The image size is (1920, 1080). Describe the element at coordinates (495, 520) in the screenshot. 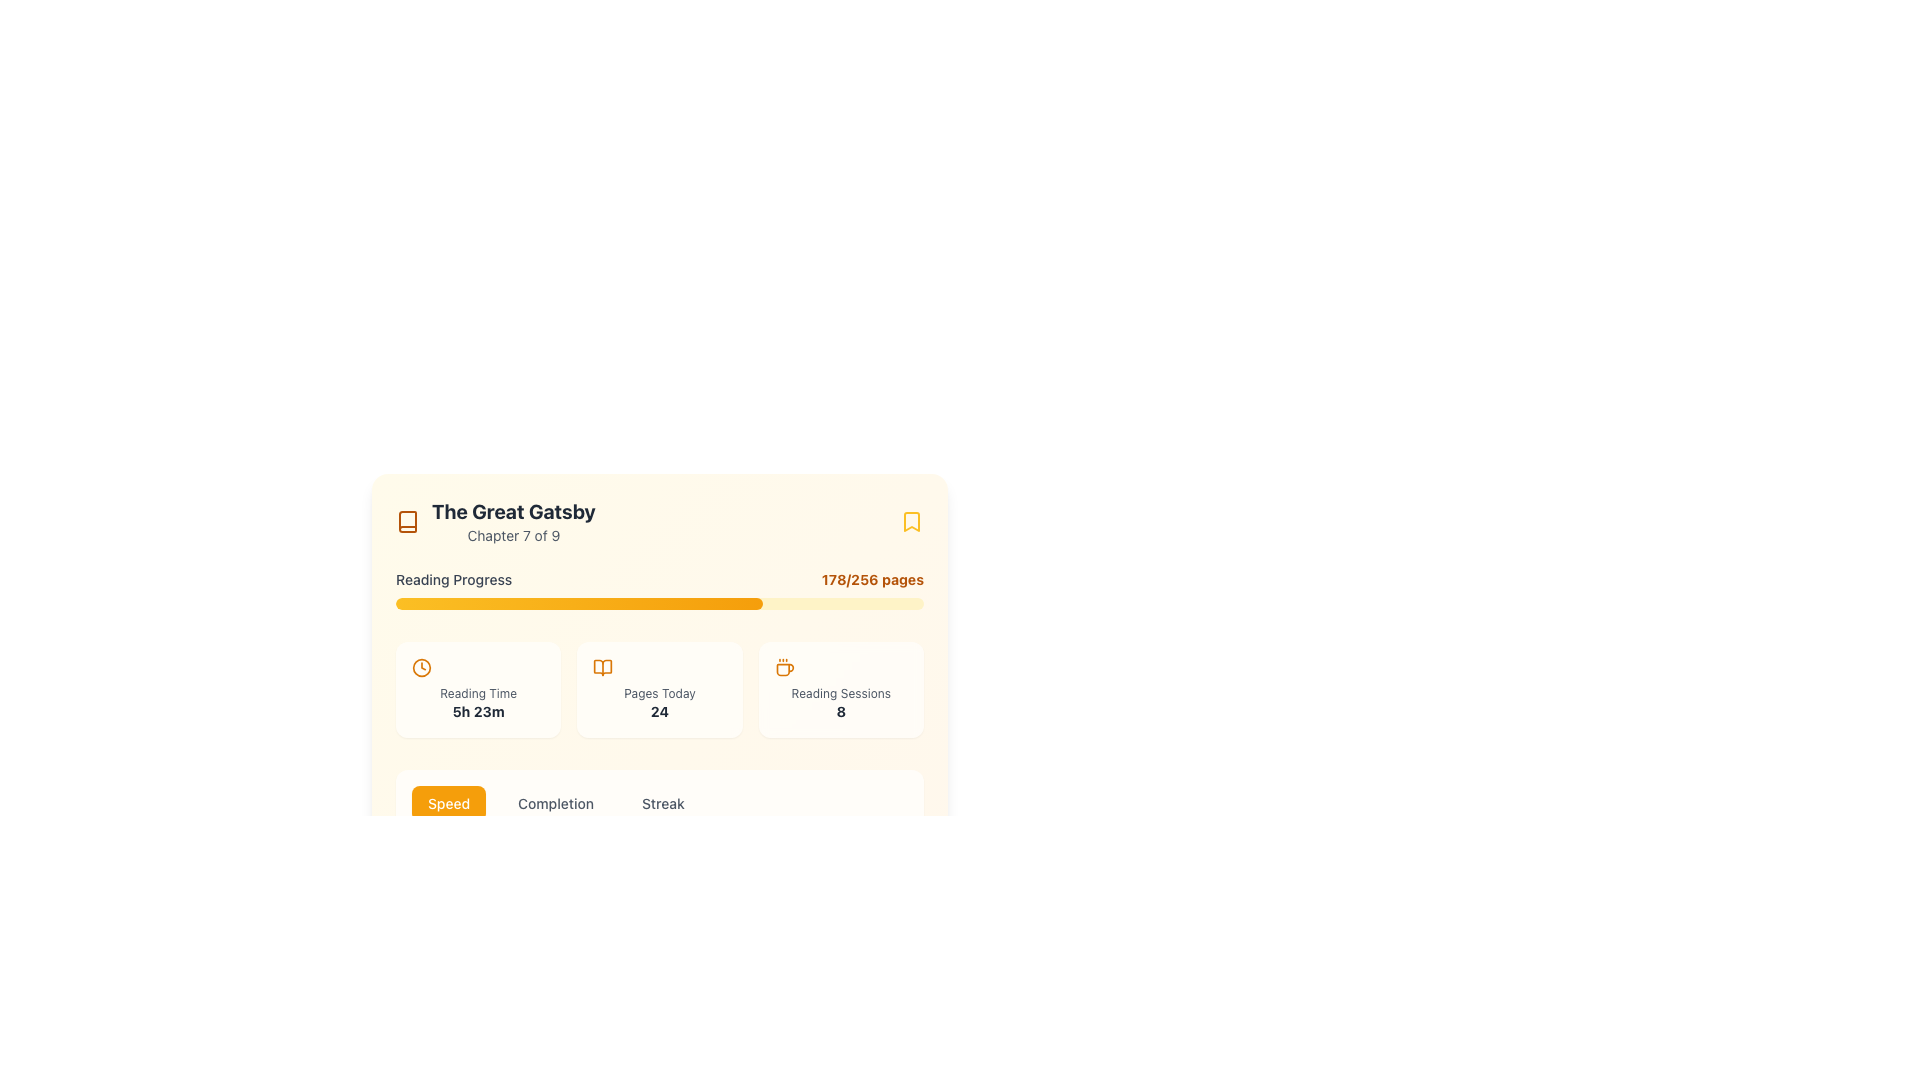

I see `the title and subtitle section displaying 'The Great Gatsby' and 'Chapter 7 of 9' for accessibility purposes` at that location.